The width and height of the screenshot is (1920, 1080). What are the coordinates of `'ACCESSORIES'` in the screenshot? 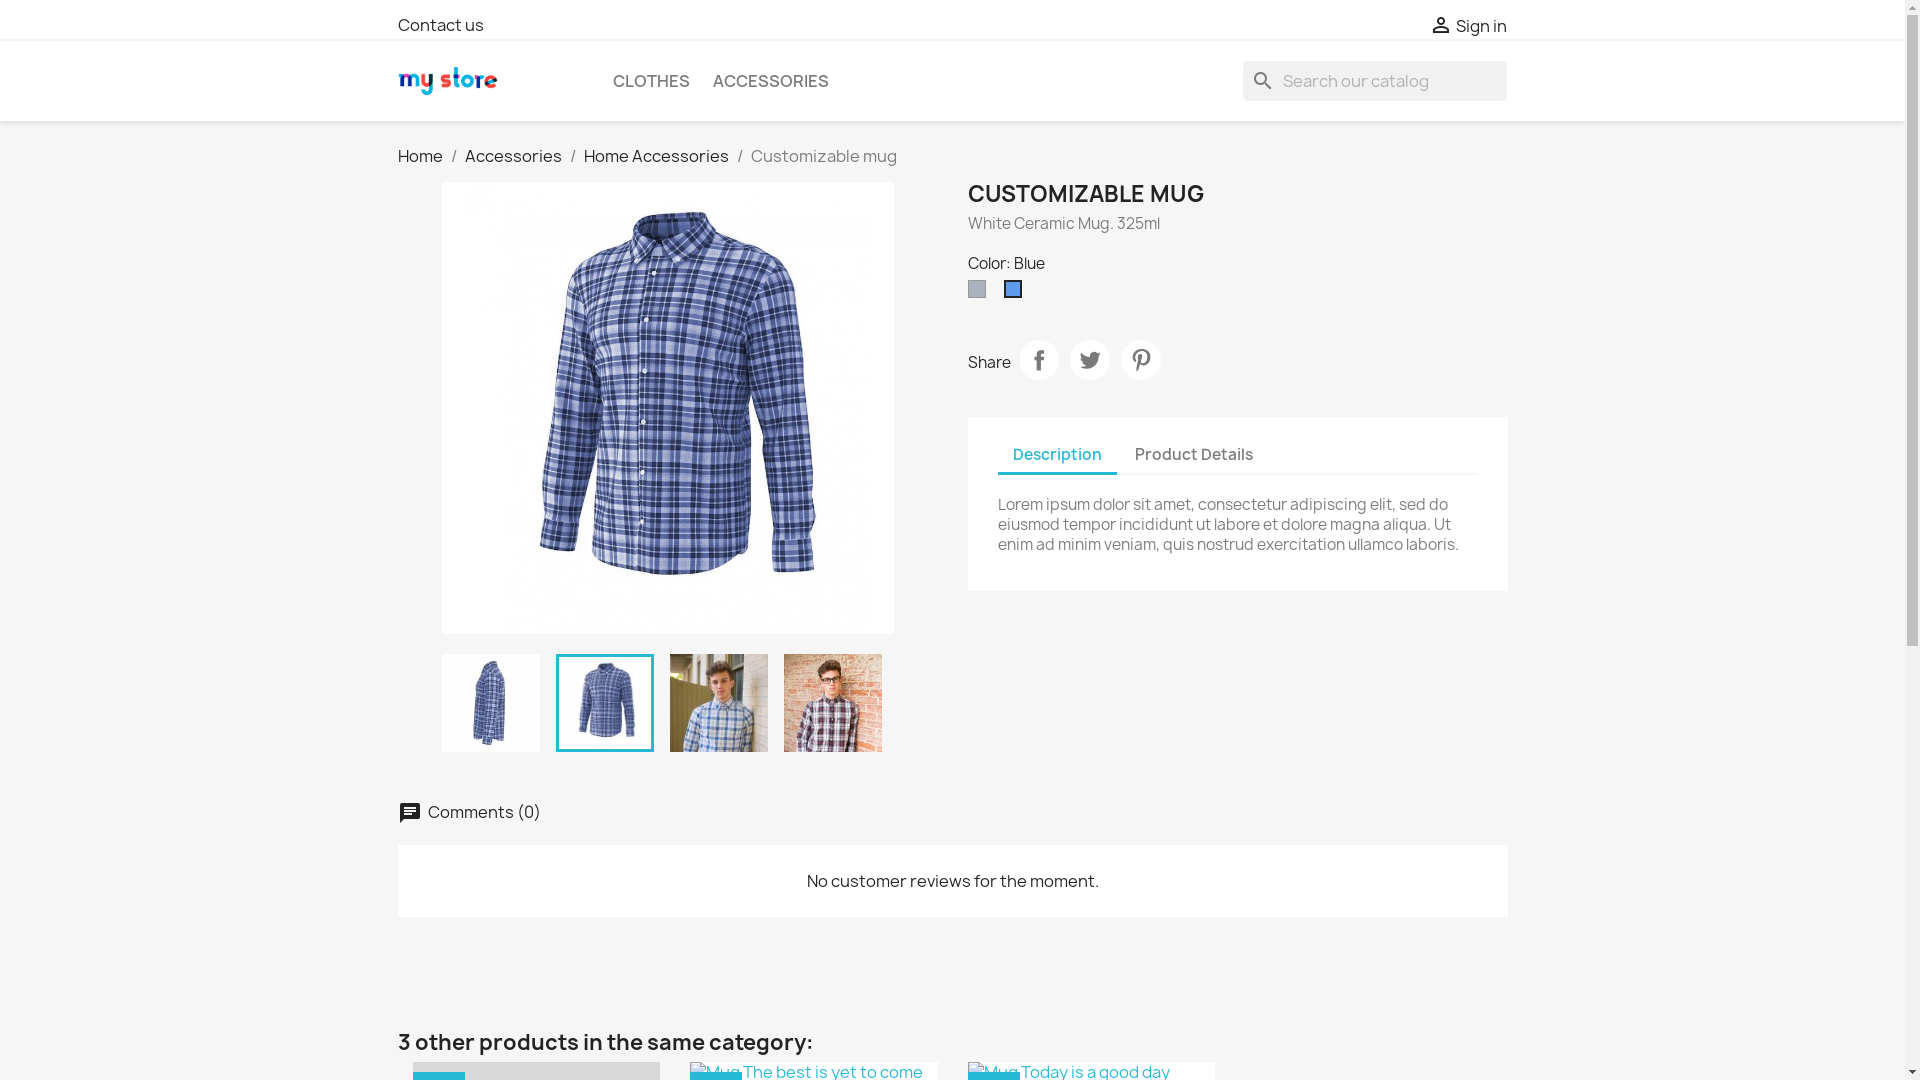 It's located at (701, 80).